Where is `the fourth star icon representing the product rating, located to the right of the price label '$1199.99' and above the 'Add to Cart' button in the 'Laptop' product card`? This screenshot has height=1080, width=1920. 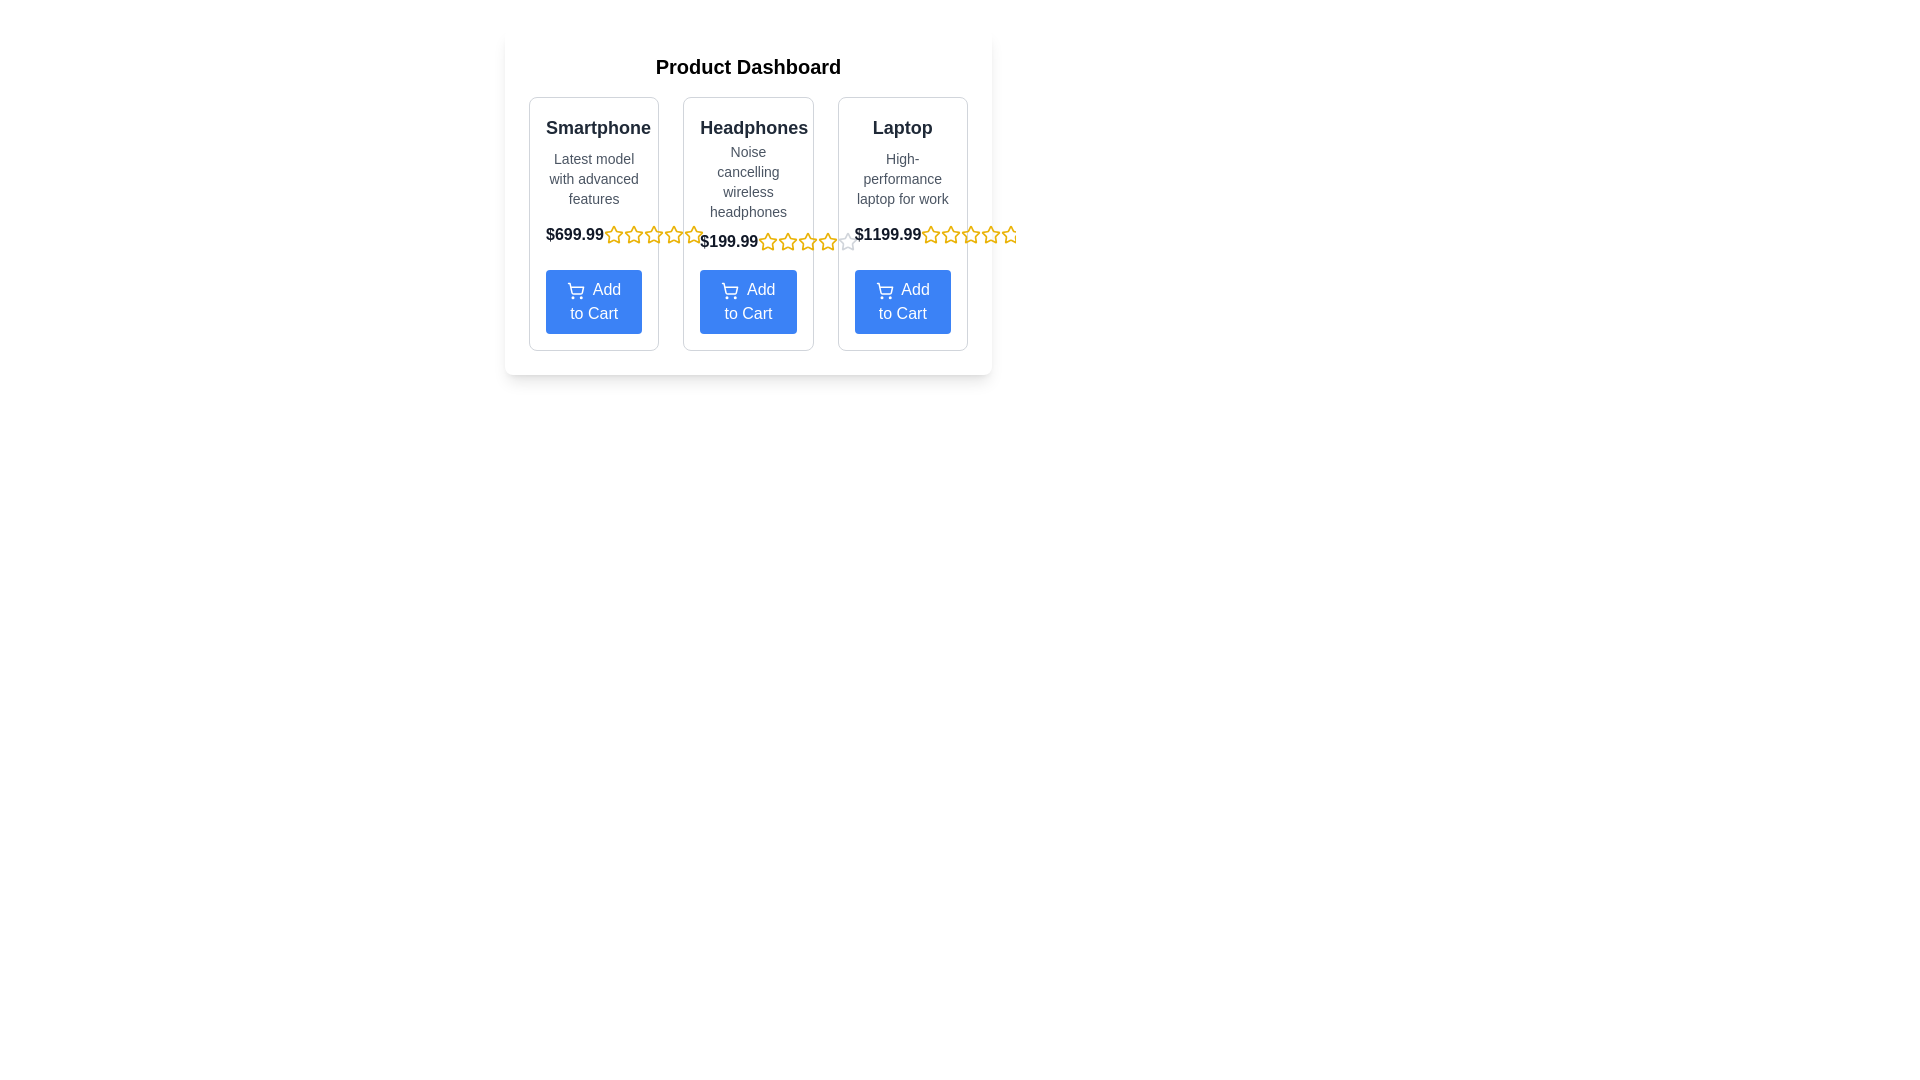 the fourth star icon representing the product rating, located to the right of the price label '$1199.99' and above the 'Add to Cart' button in the 'Laptop' product card is located at coordinates (971, 234).